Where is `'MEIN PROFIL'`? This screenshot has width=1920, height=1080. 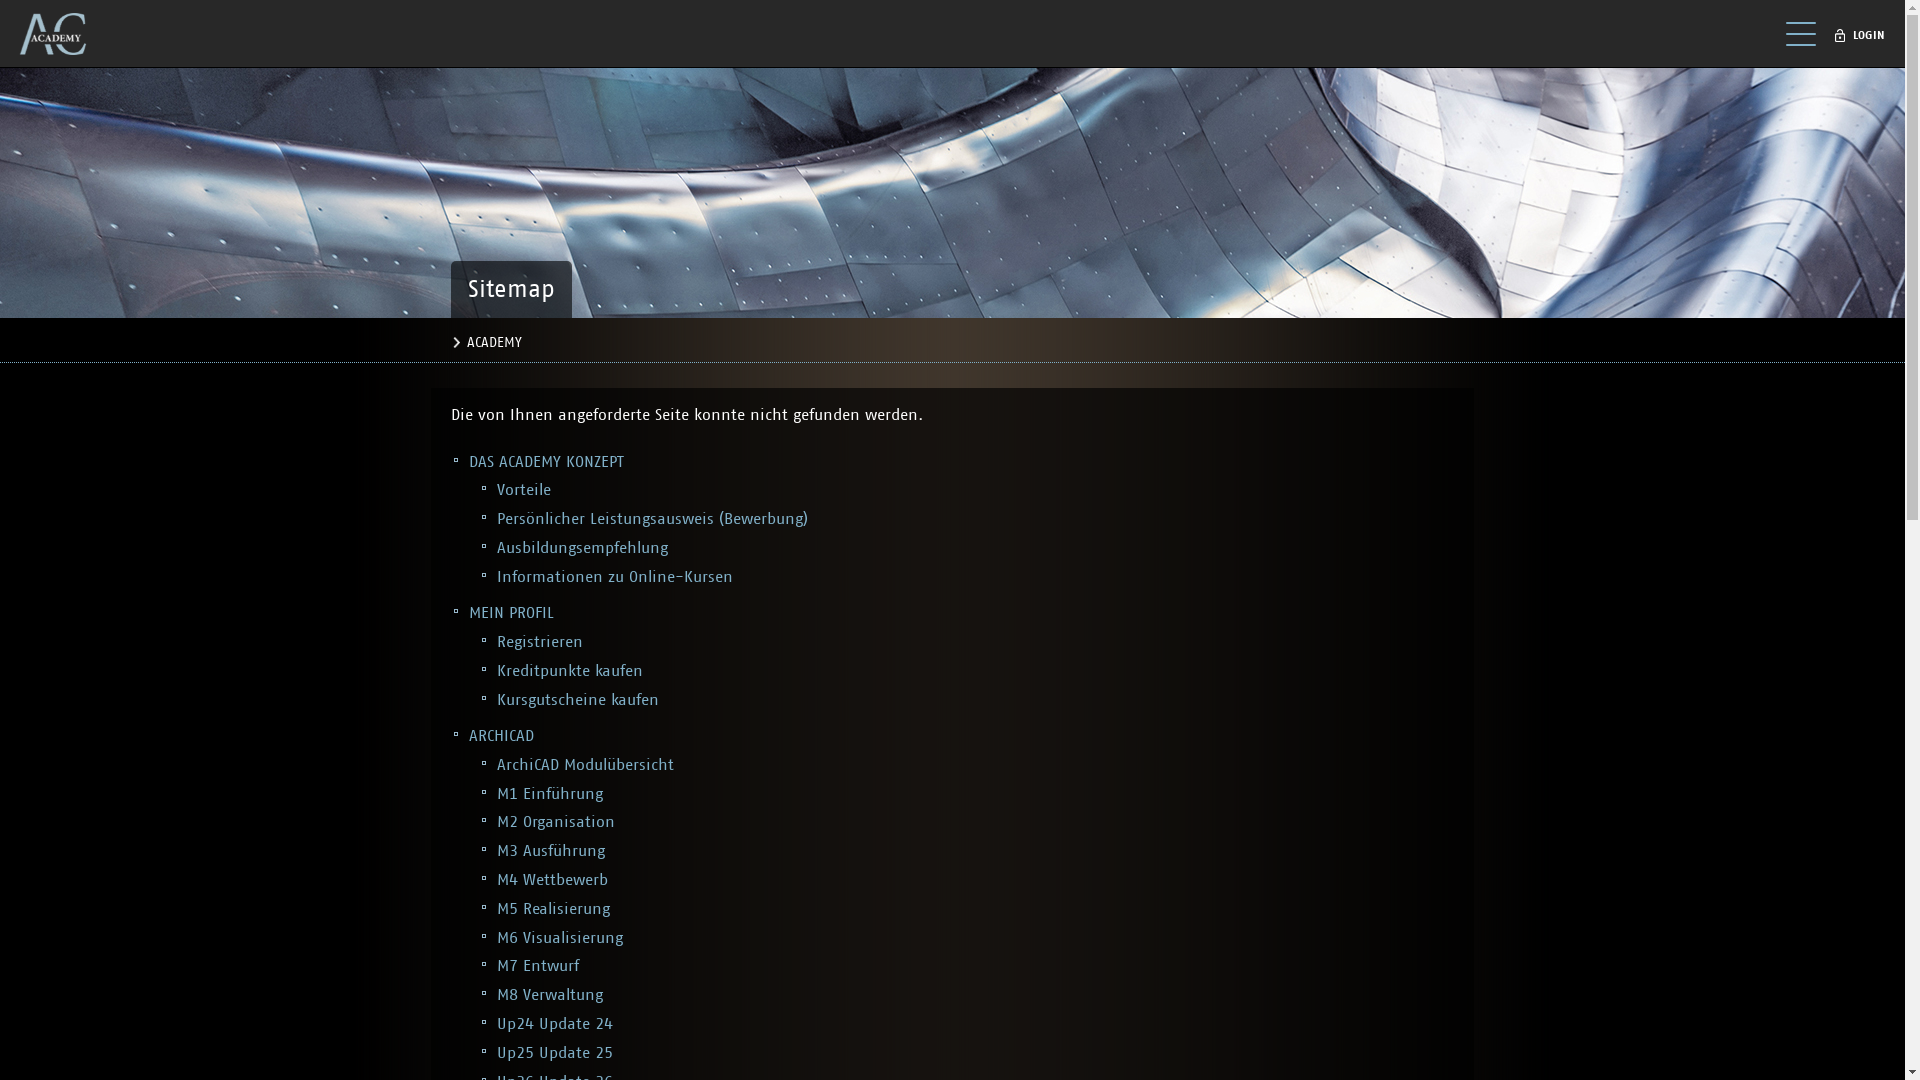 'MEIN PROFIL' is located at coordinates (511, 612).